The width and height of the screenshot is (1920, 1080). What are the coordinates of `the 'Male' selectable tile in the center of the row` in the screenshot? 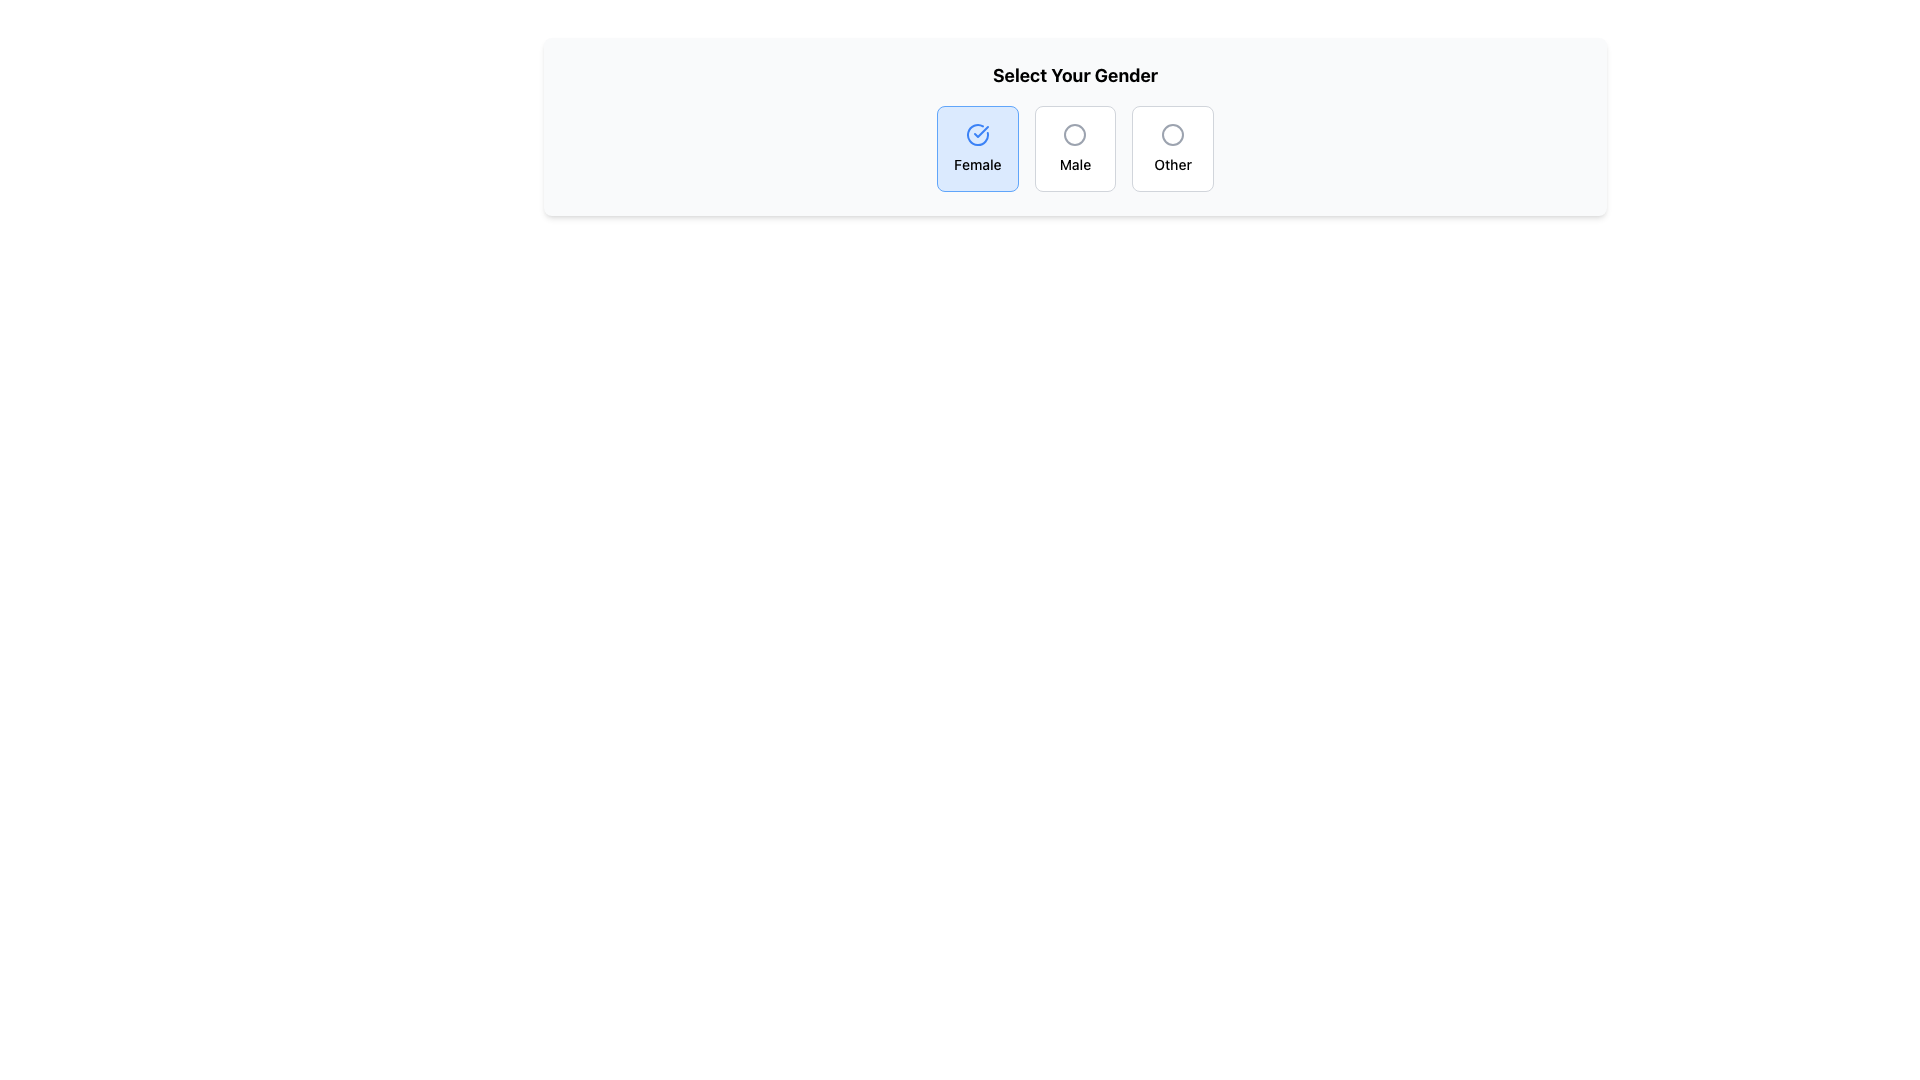 It's located at (1074, 148).